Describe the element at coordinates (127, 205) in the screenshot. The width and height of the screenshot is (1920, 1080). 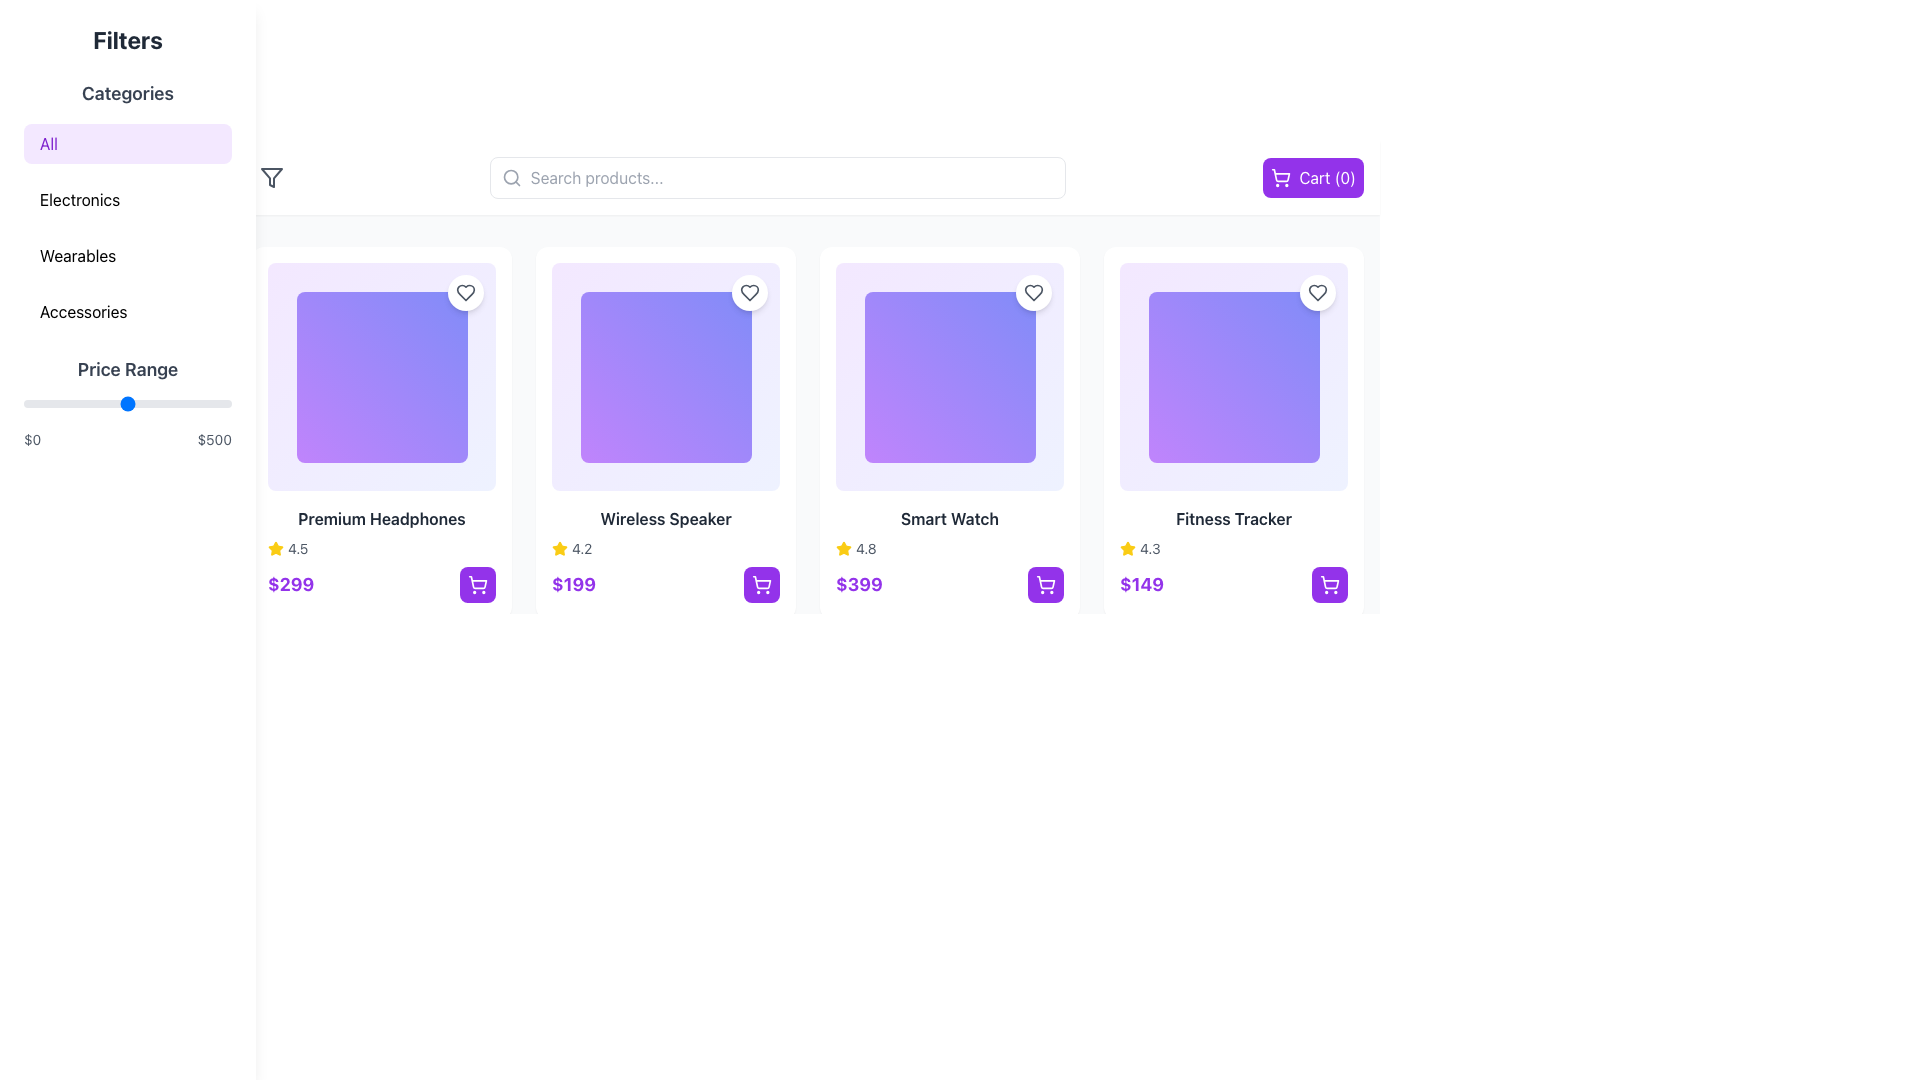
I see `a selectable option in the 'Categories' vertical list, specifically` at that location.